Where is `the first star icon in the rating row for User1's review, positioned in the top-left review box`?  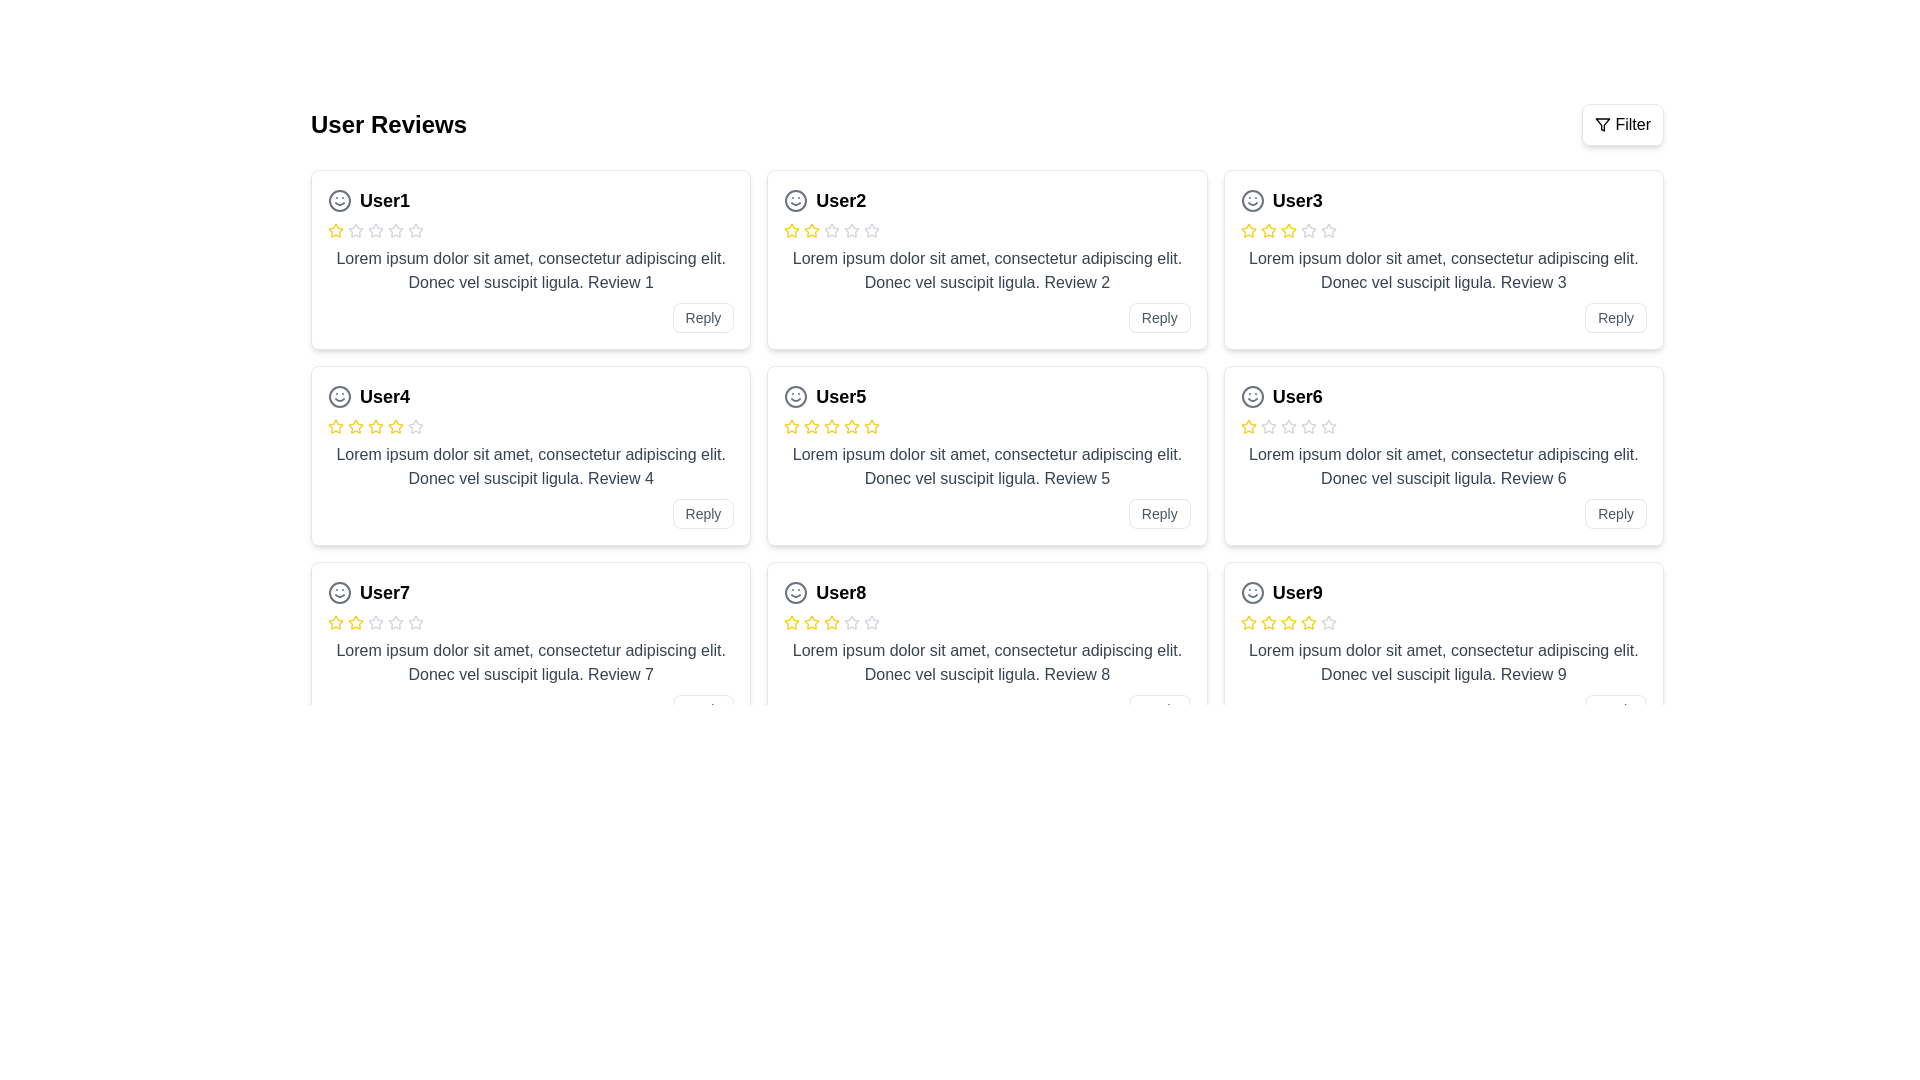
the first star icon in the rating row for User1's review, positioned in the top-left review box is located at coordinates (355, 229).